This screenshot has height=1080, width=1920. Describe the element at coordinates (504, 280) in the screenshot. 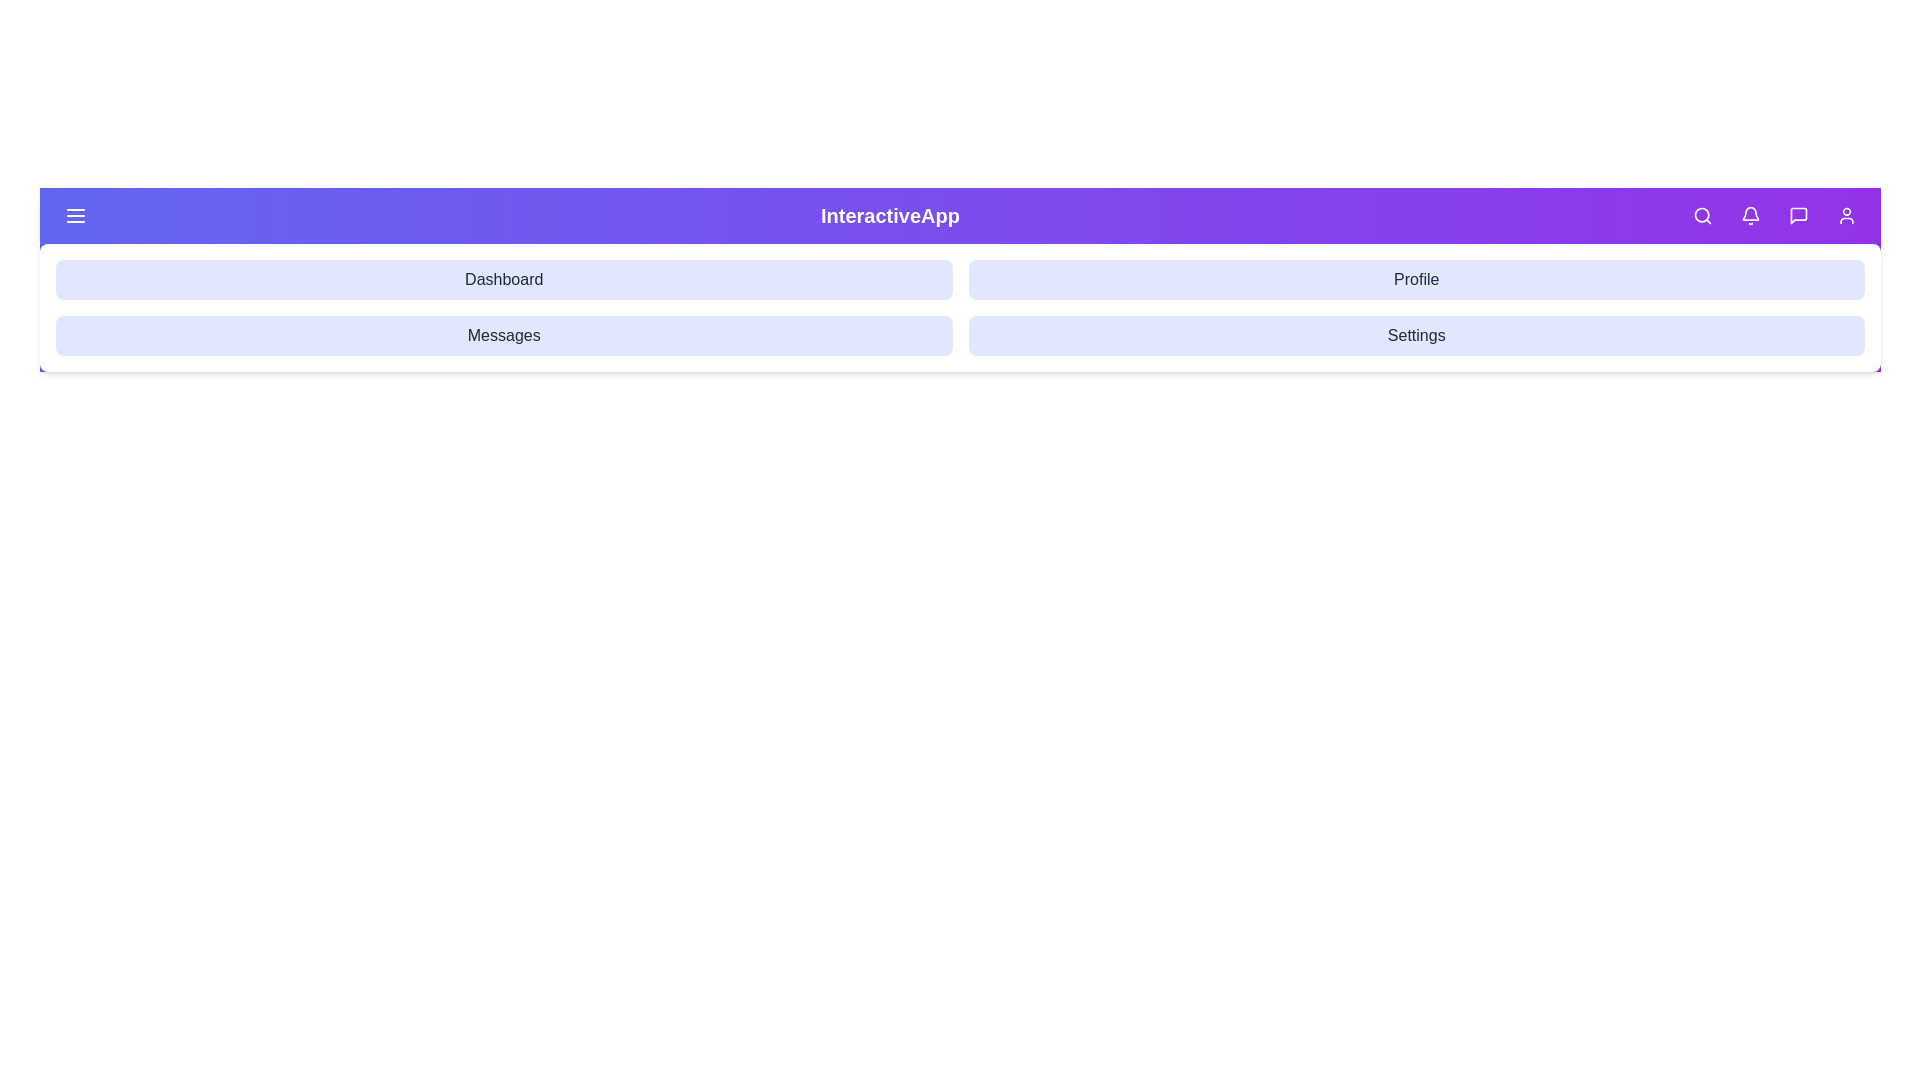

I see `the navigation option Dashboard to navigate to the corresponding section` at that location.